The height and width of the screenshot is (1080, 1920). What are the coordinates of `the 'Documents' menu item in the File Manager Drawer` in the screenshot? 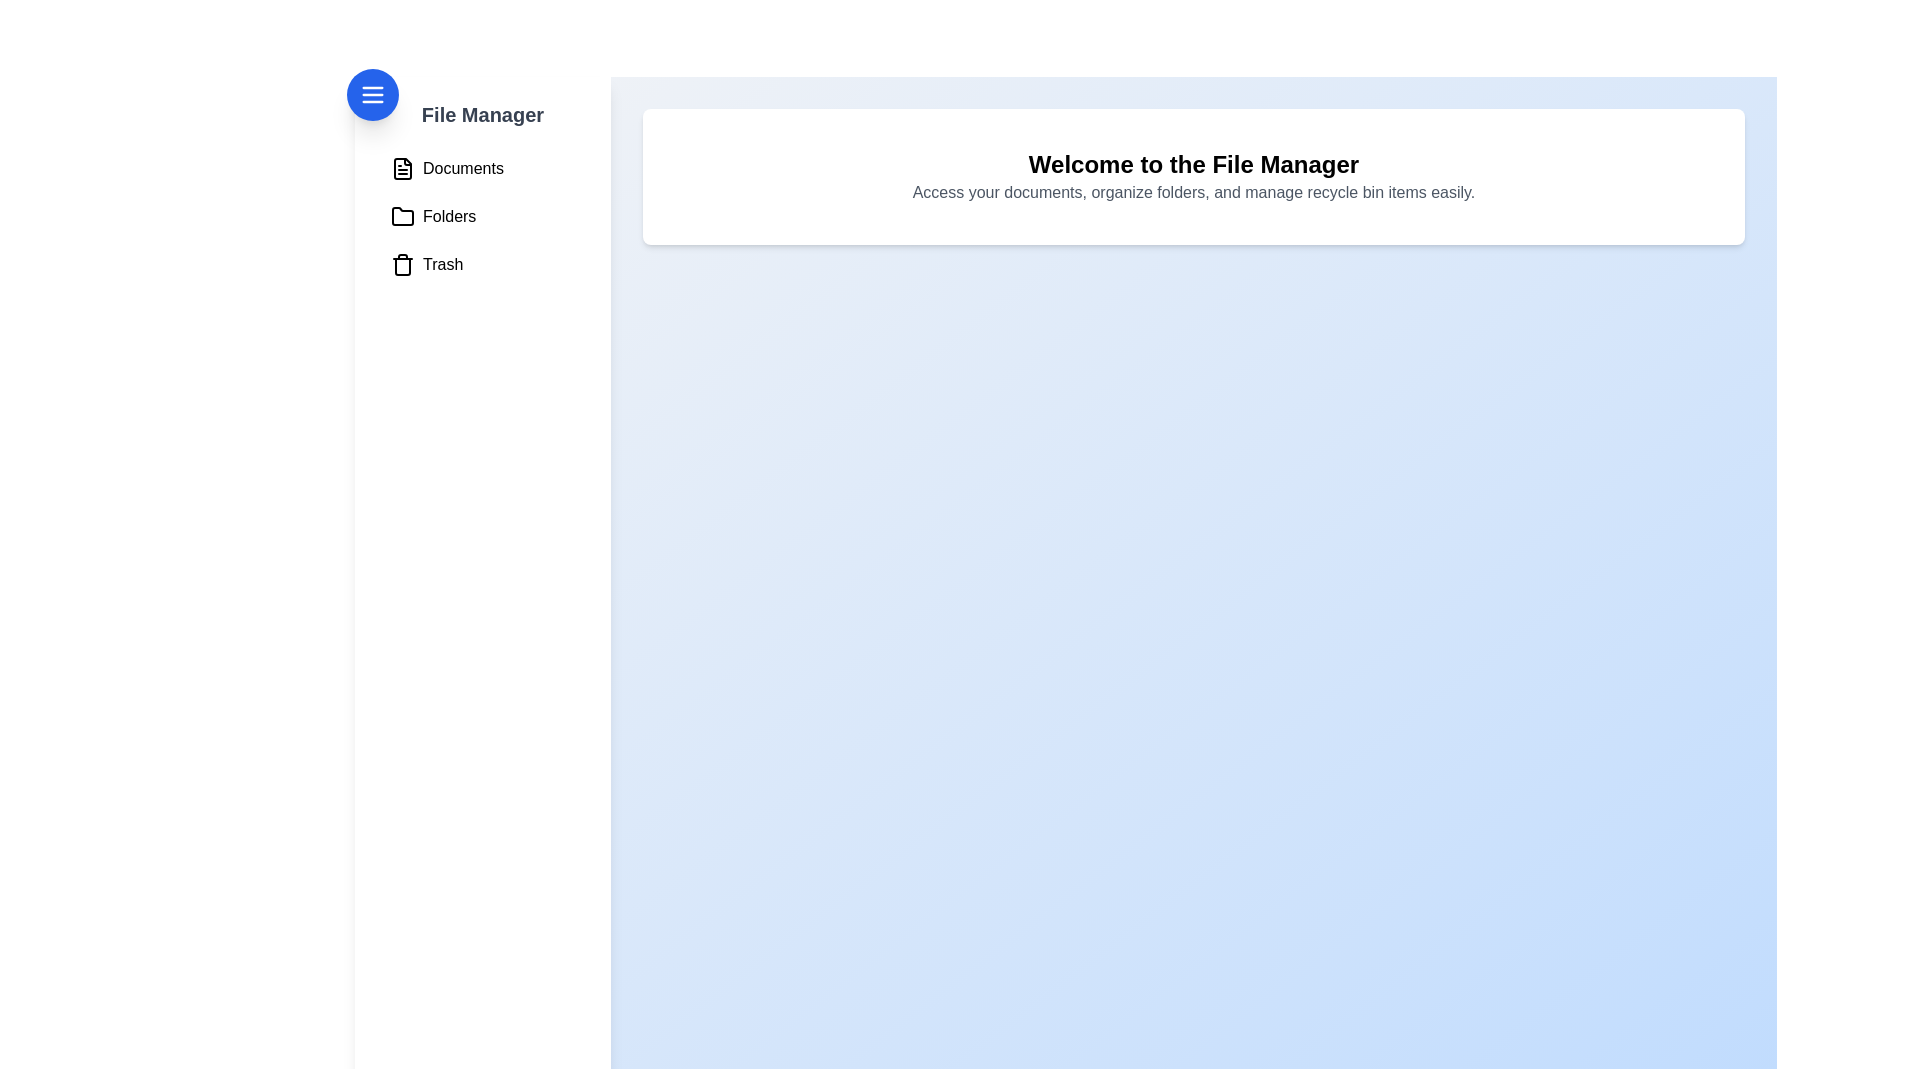 It's located at (483, 168).